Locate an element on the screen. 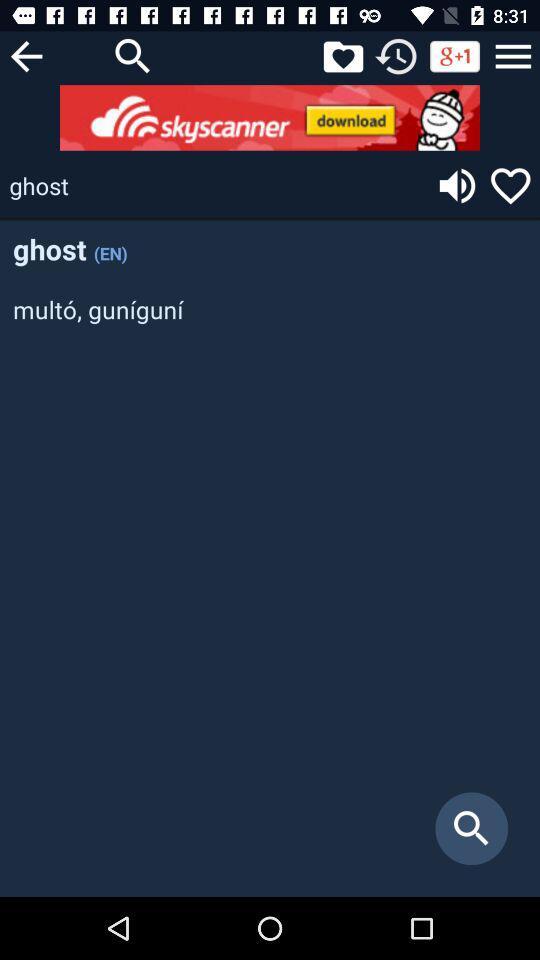 The height and width of the screenshot is (960, 540). like is located at coordinates (342, 55).